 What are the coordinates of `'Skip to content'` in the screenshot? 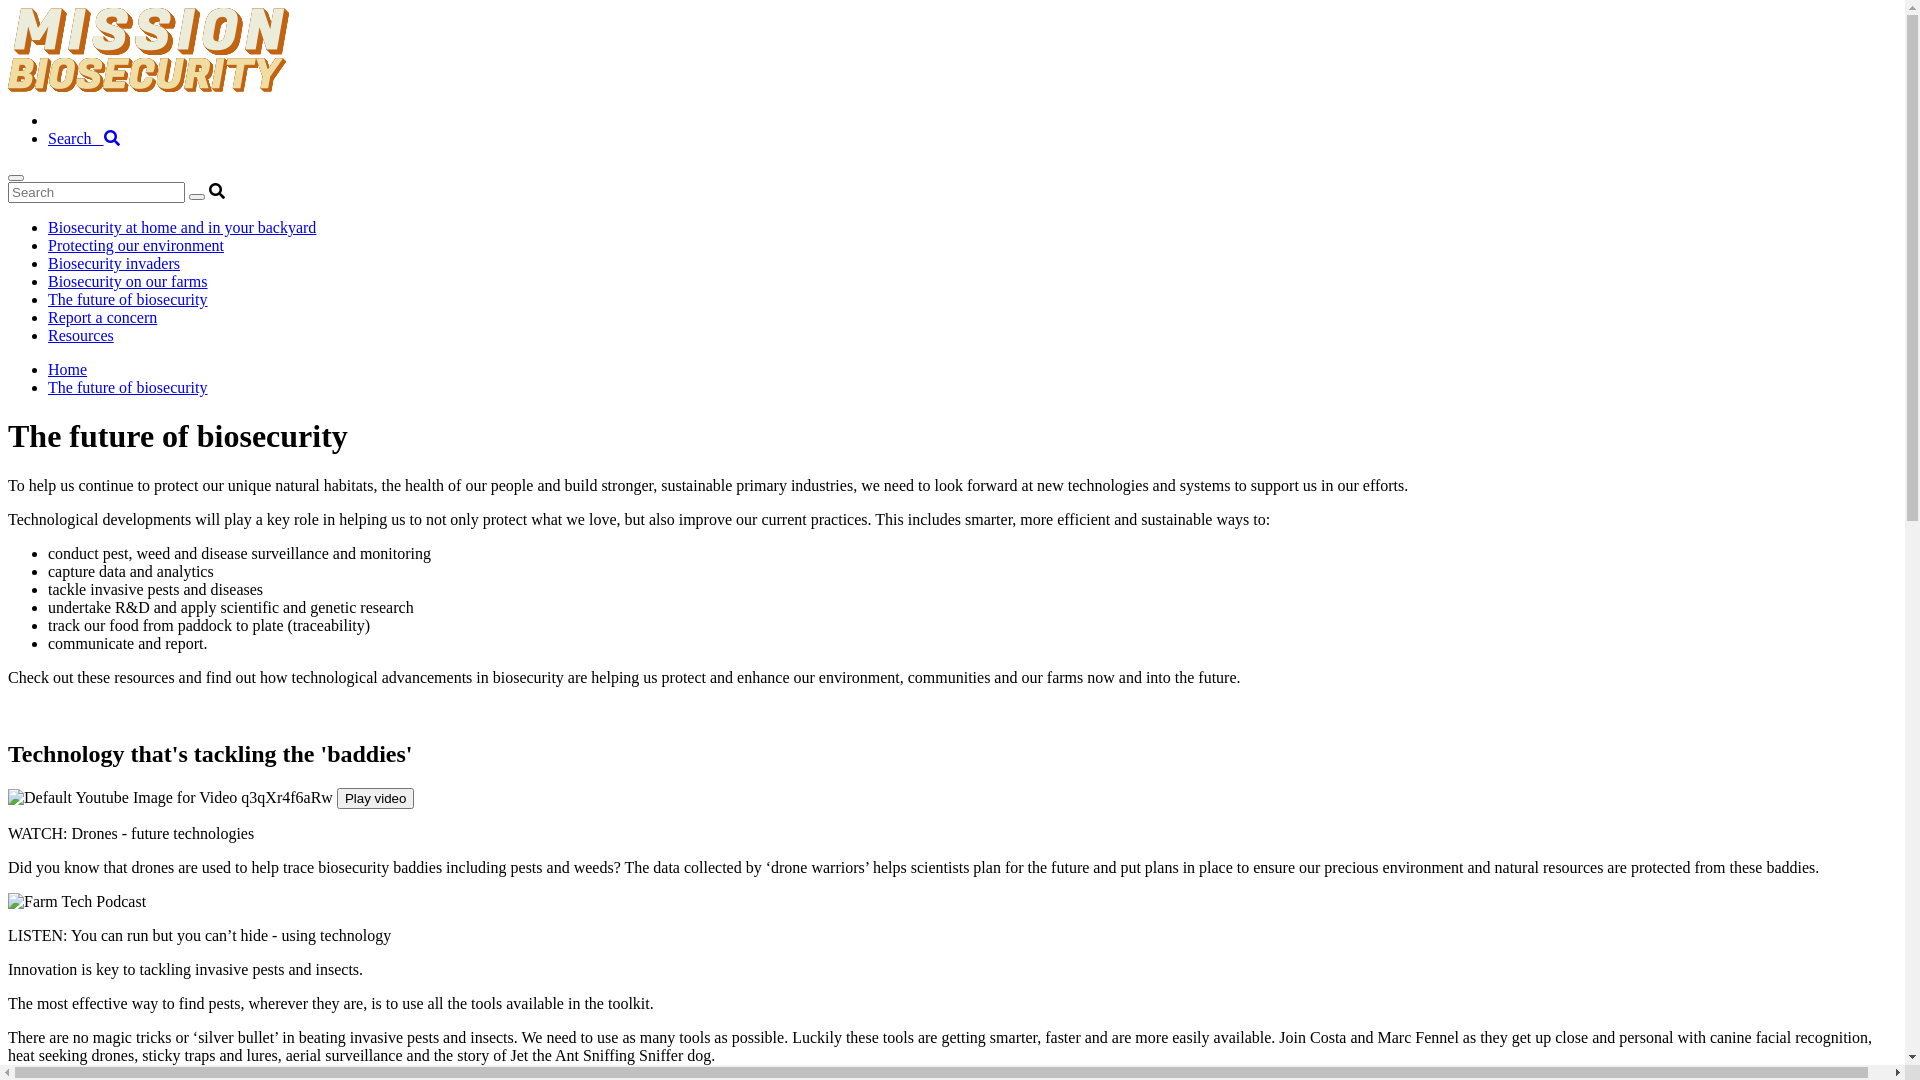 It's located at (7, 7).